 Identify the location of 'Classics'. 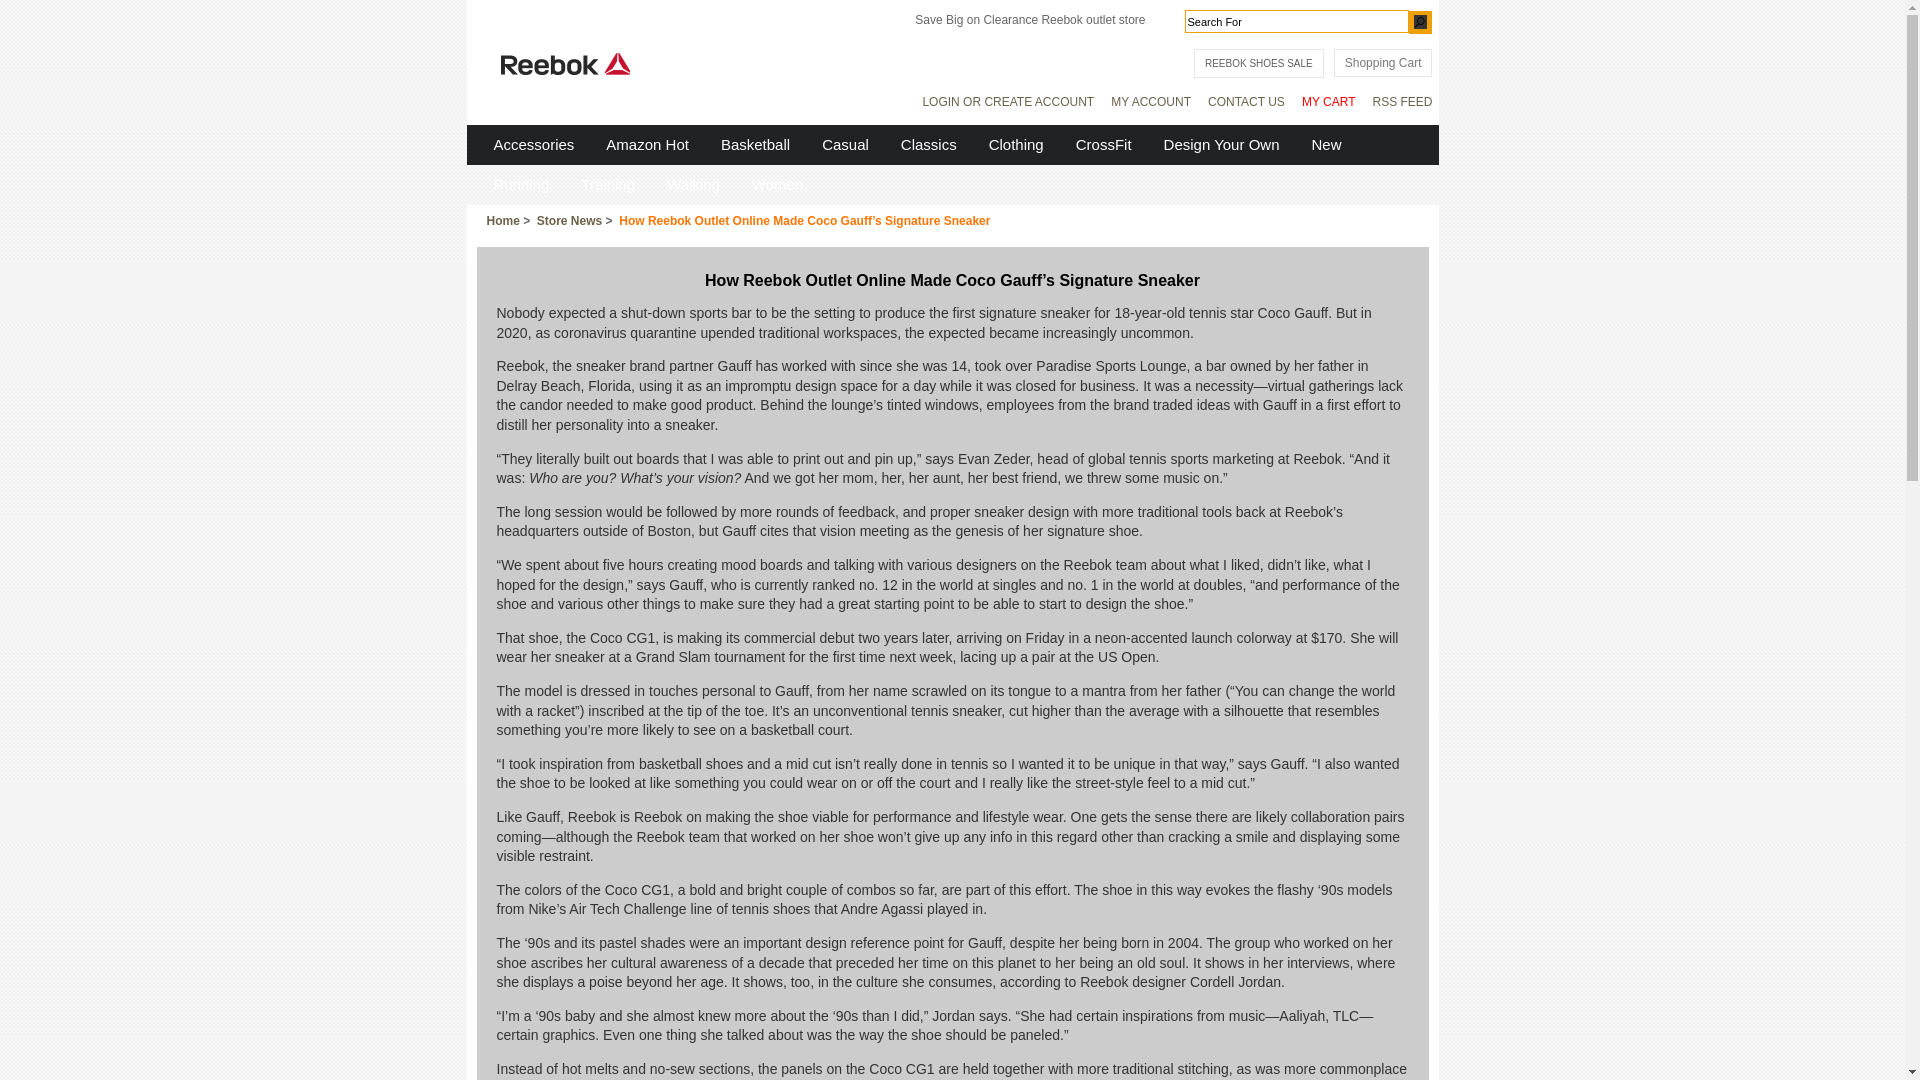
(885, 142).